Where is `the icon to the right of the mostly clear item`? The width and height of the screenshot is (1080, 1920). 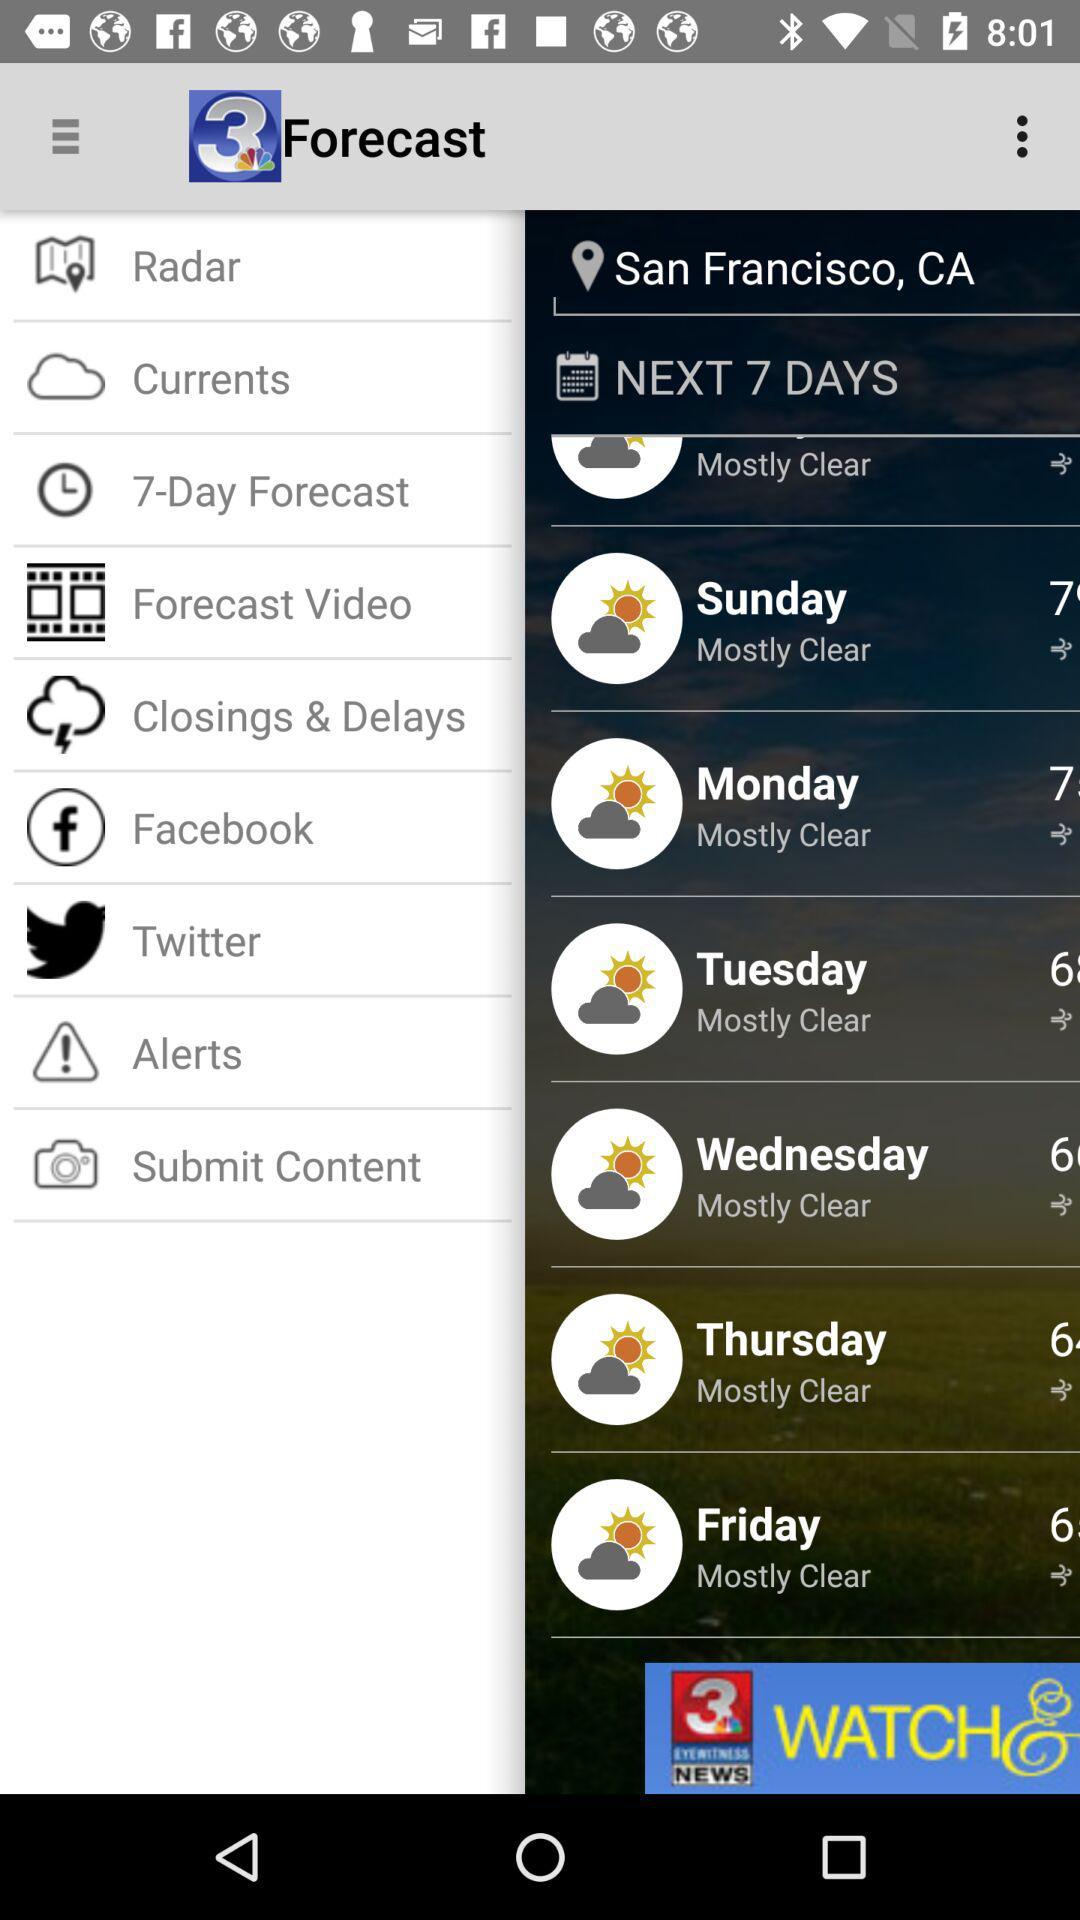 the icon to the right of the mostly clear item is located at coordinates (1063, 967).